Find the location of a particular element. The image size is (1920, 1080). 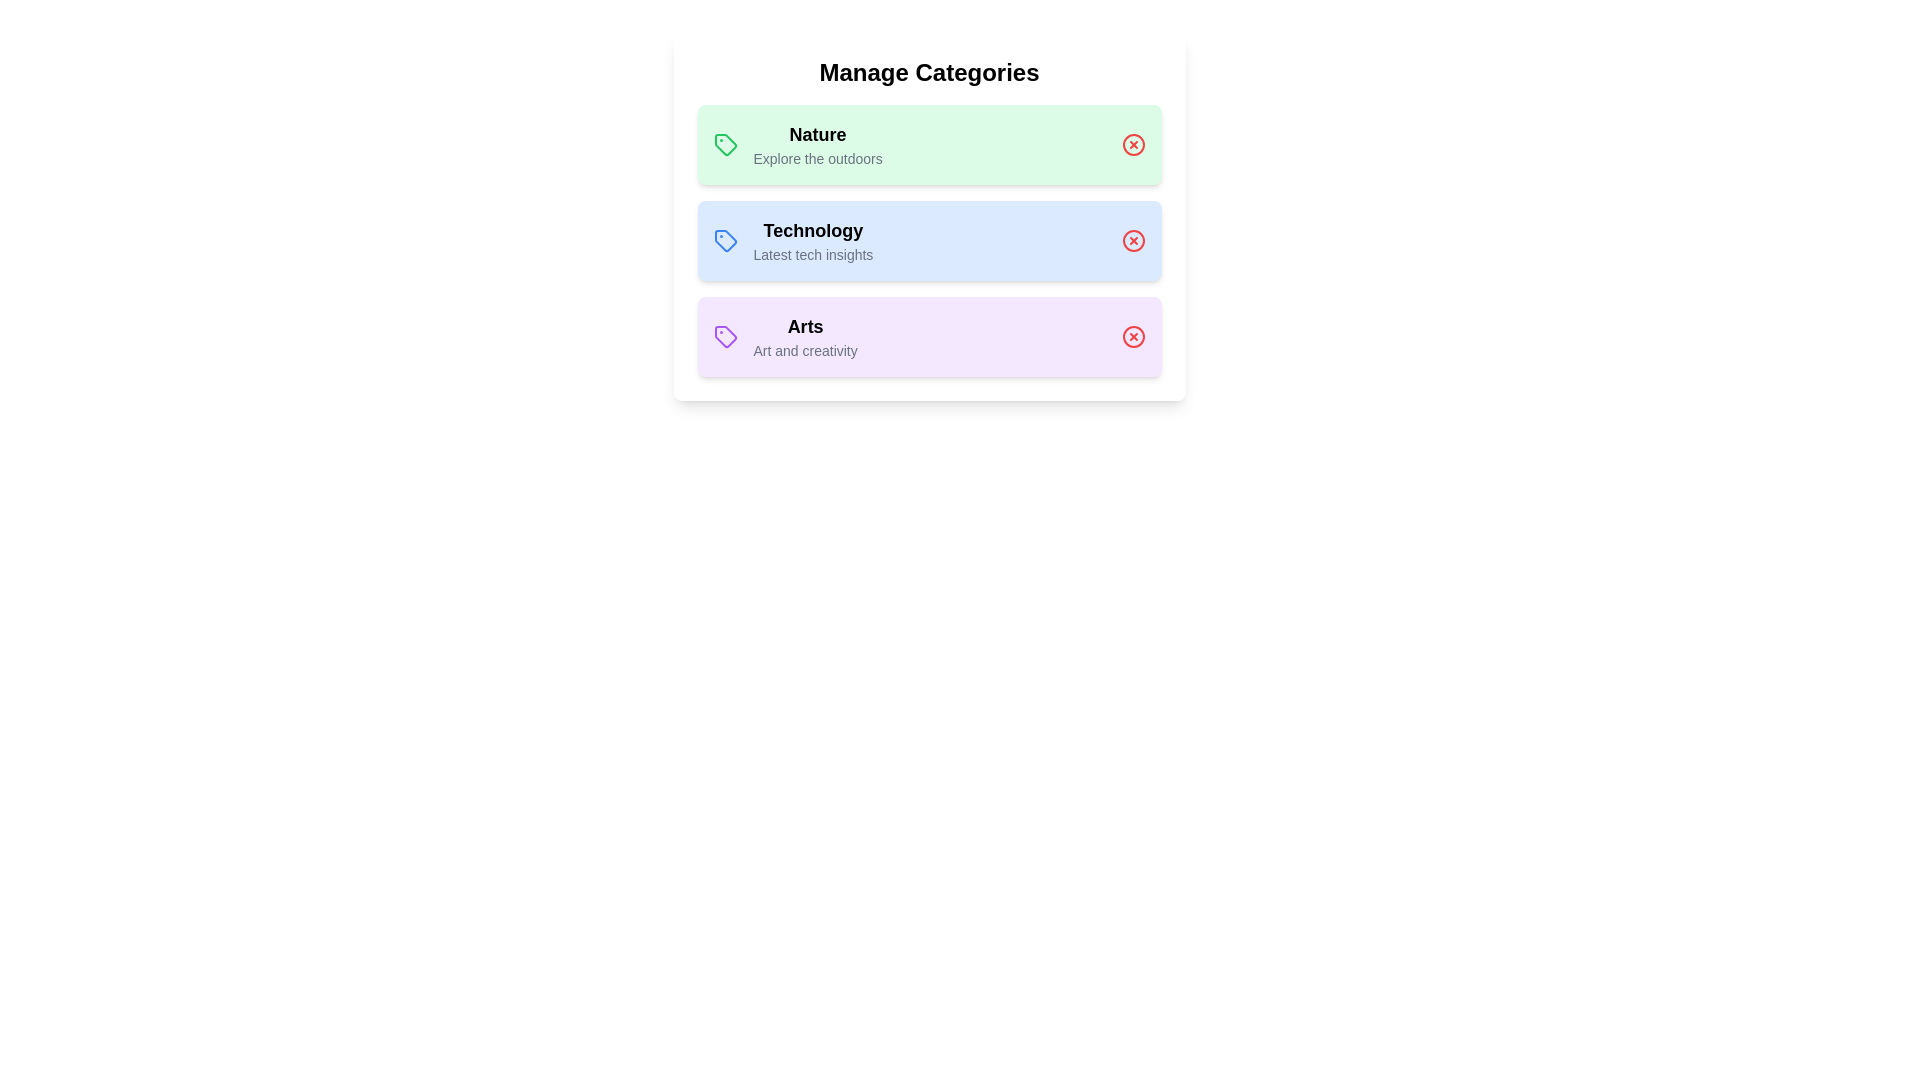

the category Technology to see its tooltip or effect is located at coordinates (928, 239).